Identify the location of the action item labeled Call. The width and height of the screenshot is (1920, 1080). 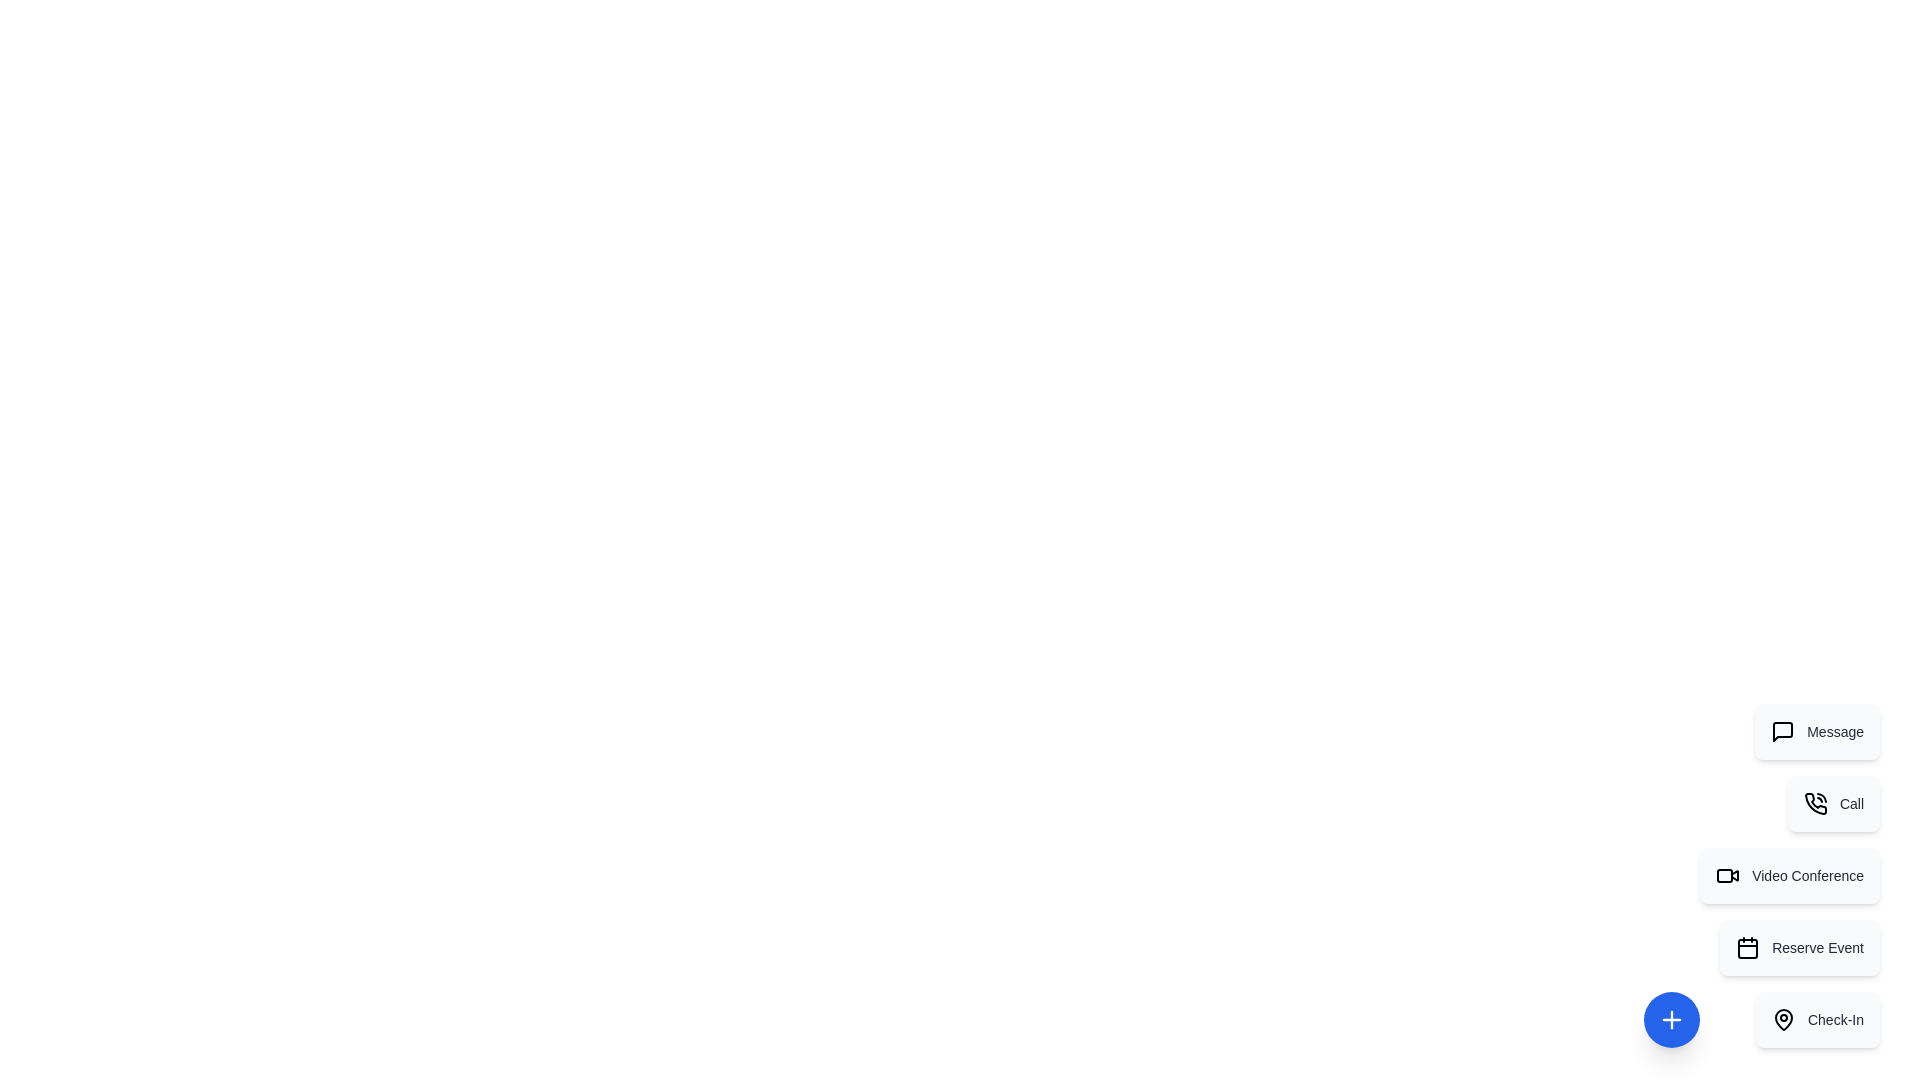
(1833, 802).